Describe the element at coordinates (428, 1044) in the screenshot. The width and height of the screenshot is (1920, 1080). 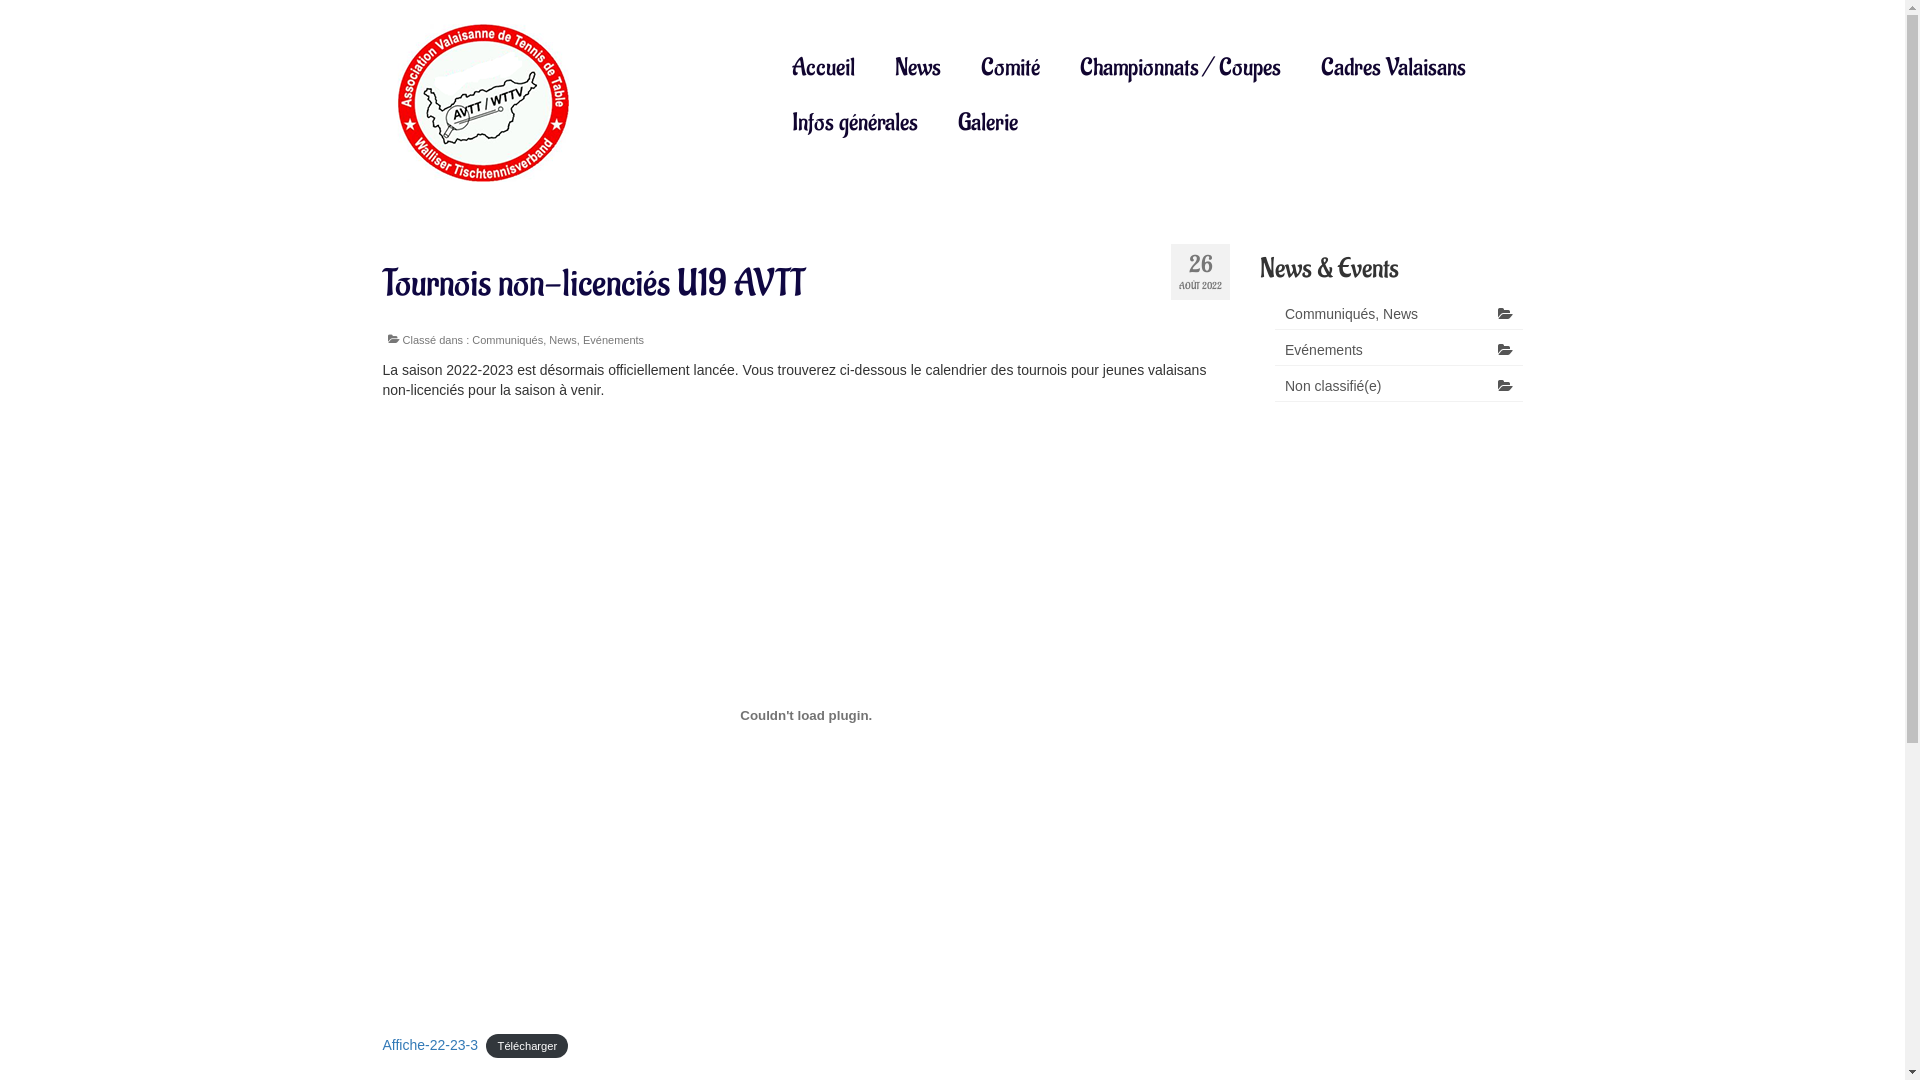
I see `'Affiche-22-23-3'` at that location.